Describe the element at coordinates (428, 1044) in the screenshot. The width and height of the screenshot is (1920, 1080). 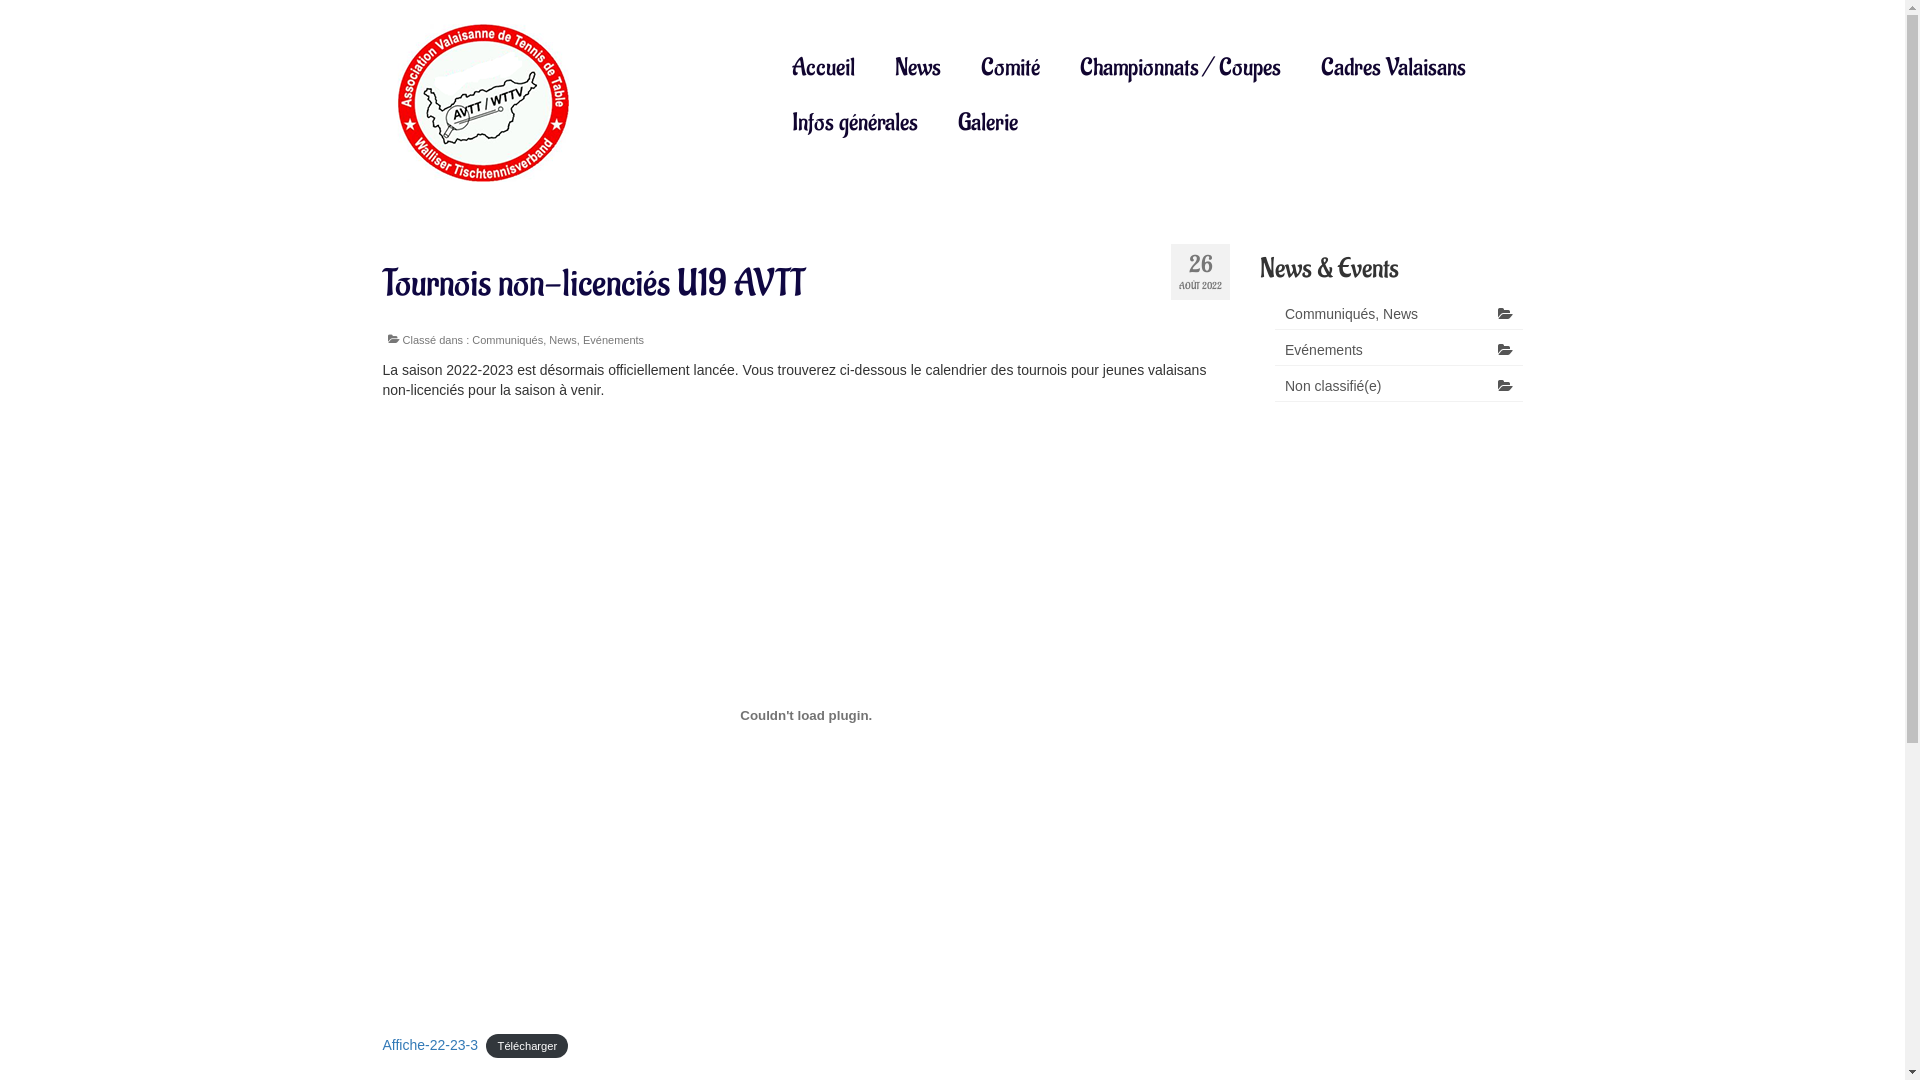
I see `'Affiche-22-23-3'` at that location.